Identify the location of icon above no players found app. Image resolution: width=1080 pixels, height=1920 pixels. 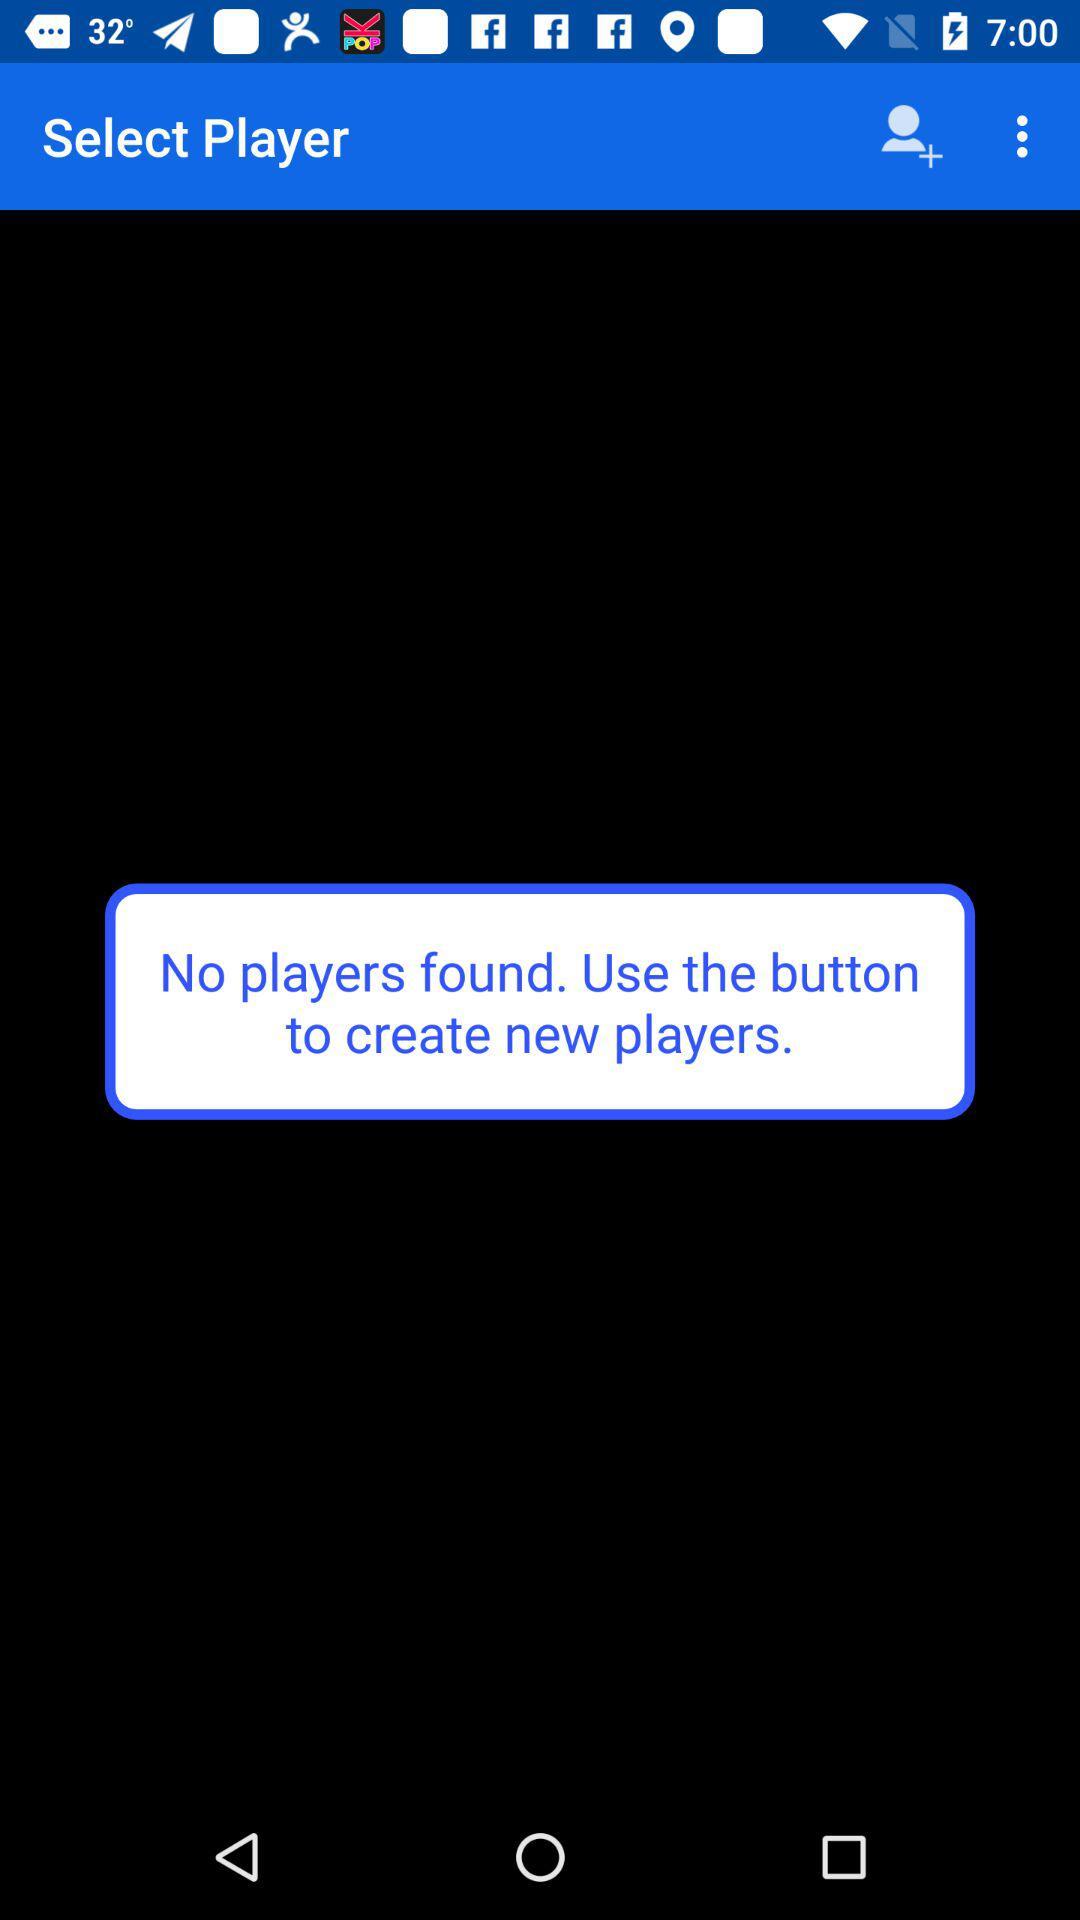
(1027, 135).